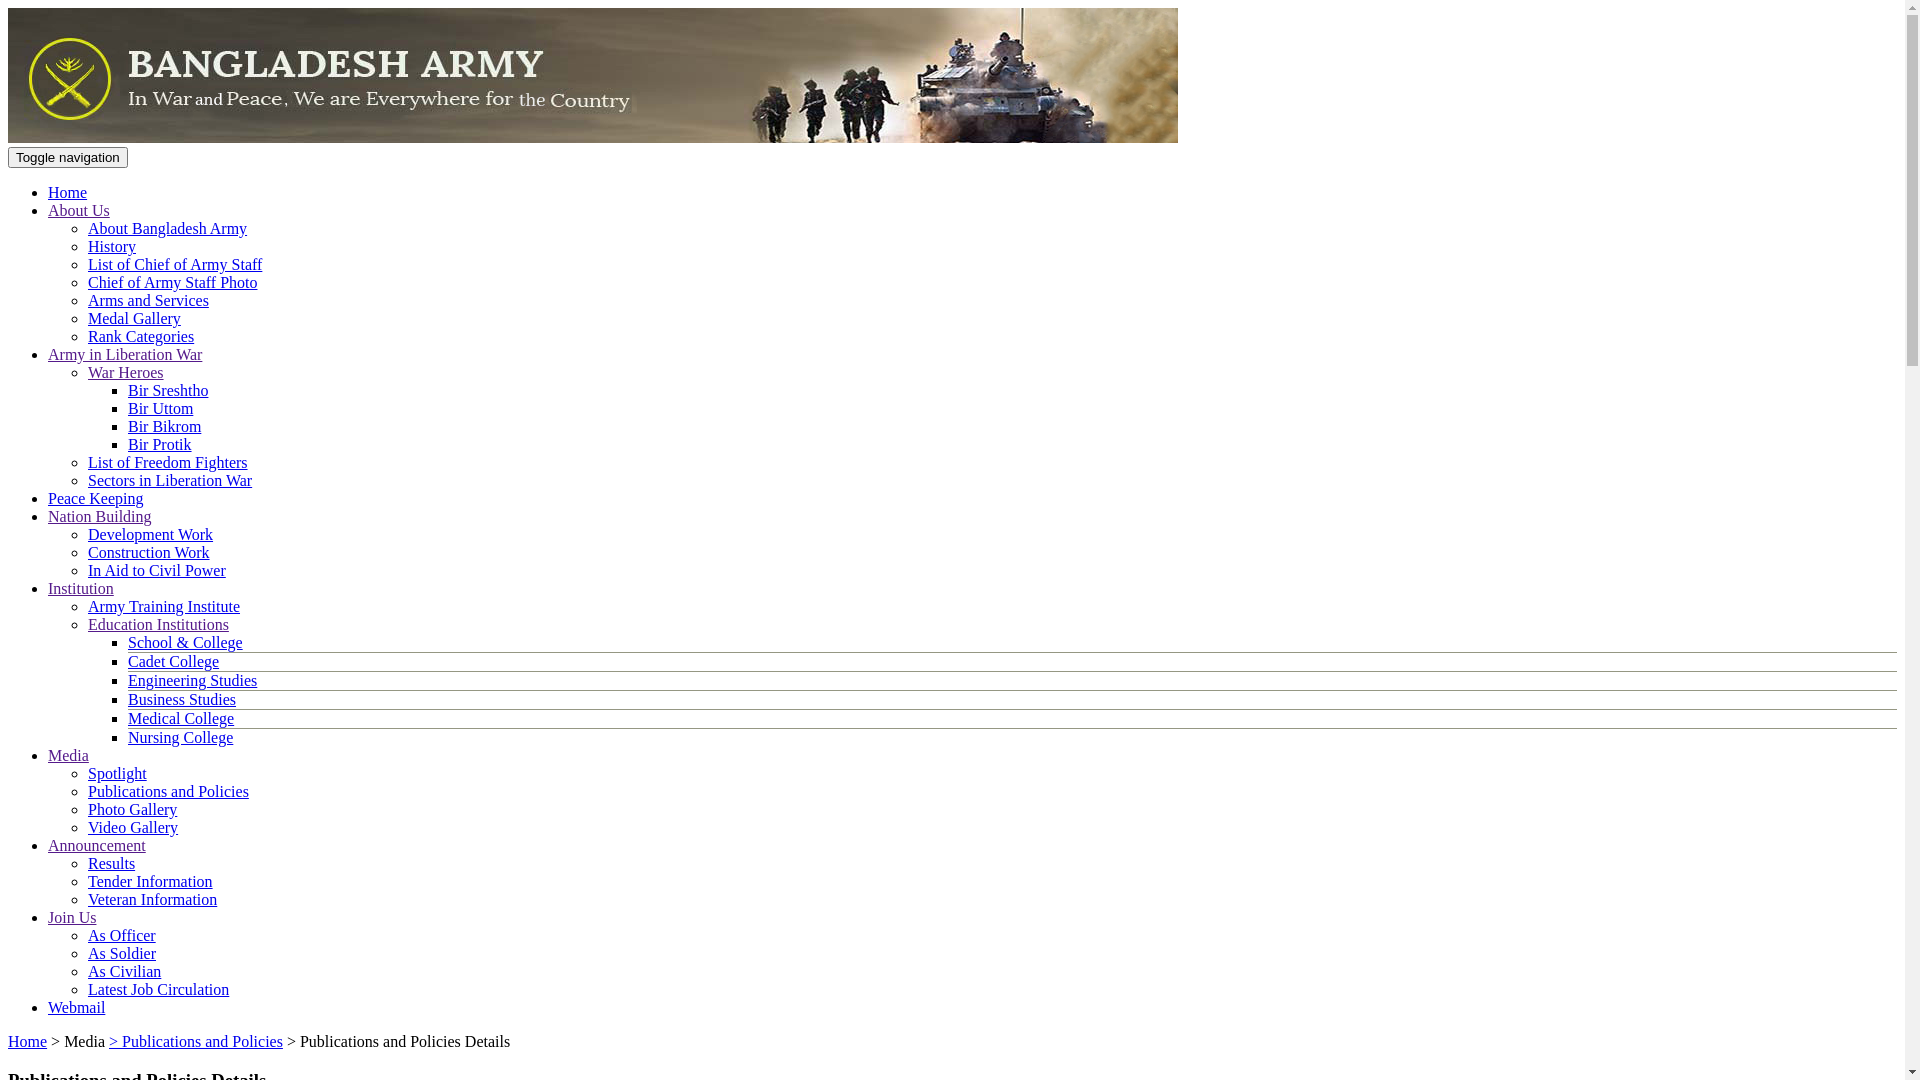 The width and height of the screenshot is (1920, 1080). I want to click on 'About Us', so click(78, 210).